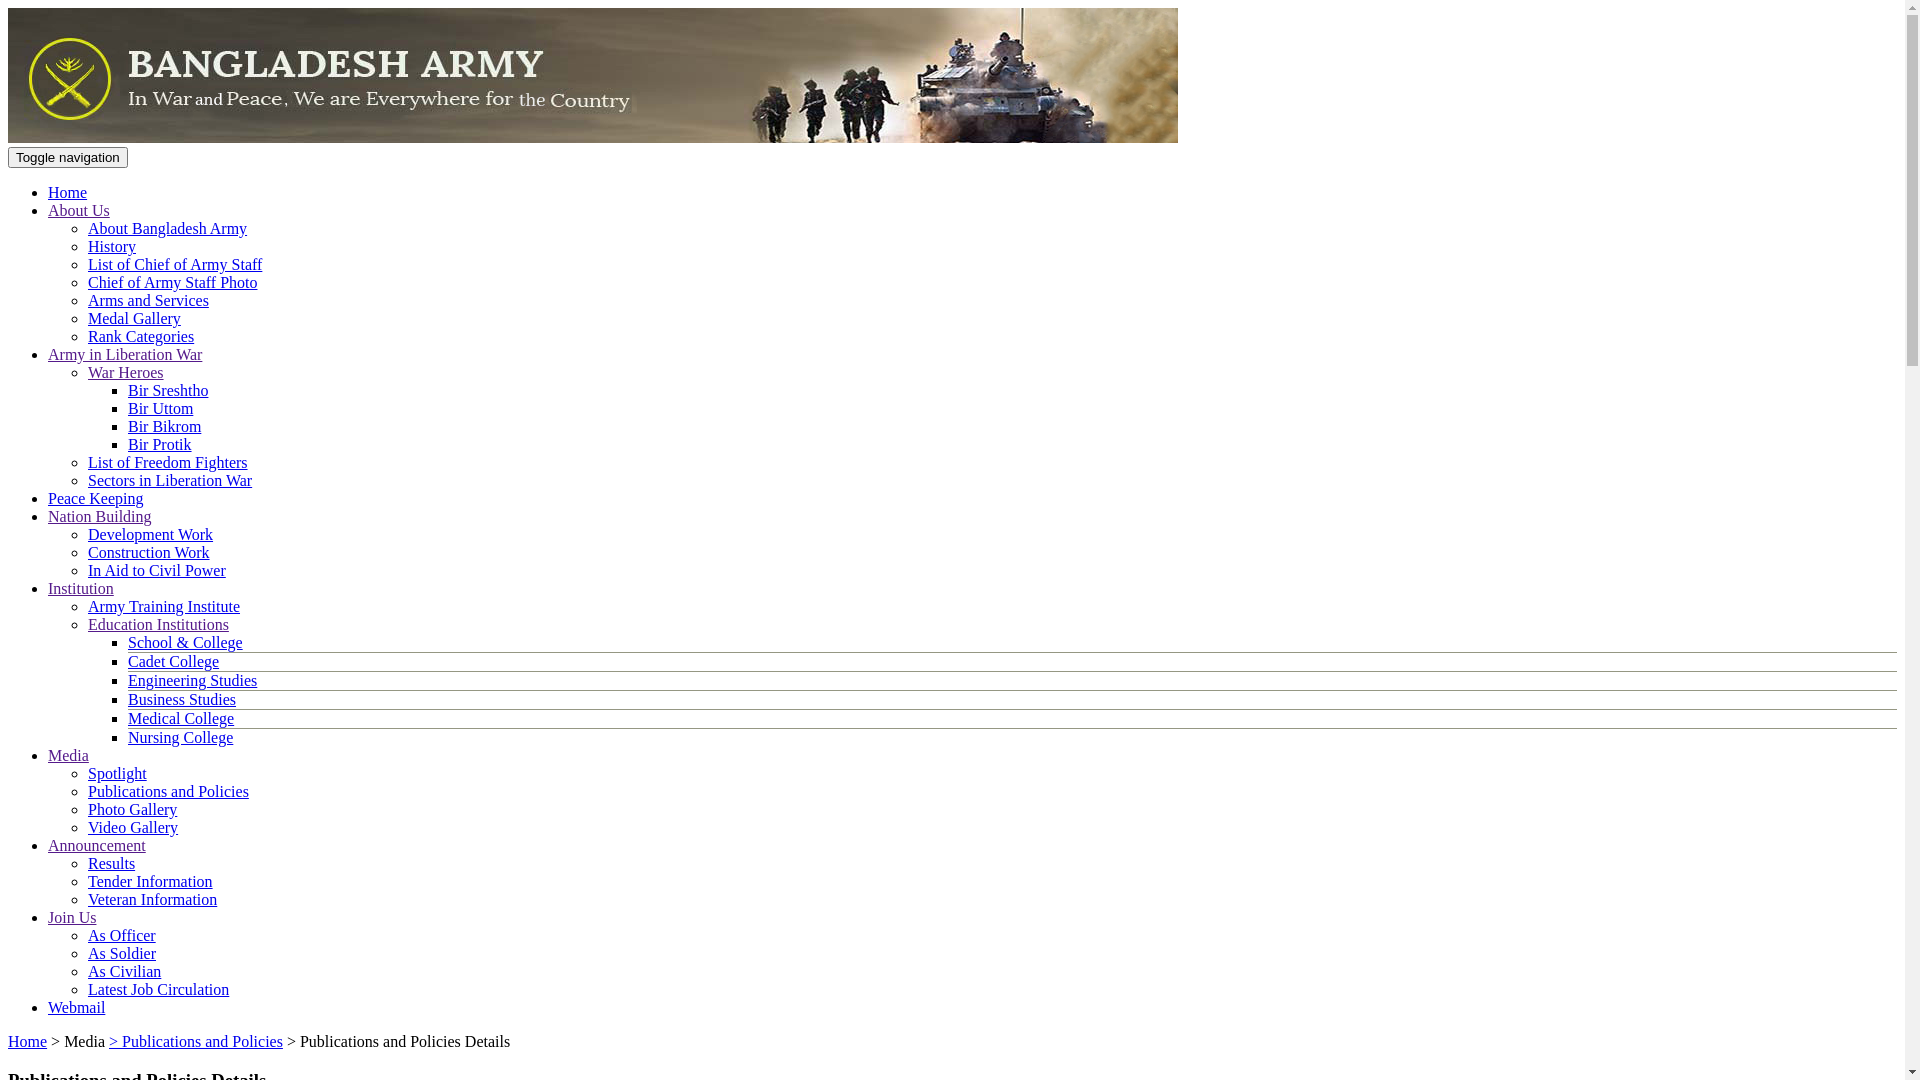 The width and height of the screenshot is (1920, 1080). I want to click on 'About Us', so click(78, 210).